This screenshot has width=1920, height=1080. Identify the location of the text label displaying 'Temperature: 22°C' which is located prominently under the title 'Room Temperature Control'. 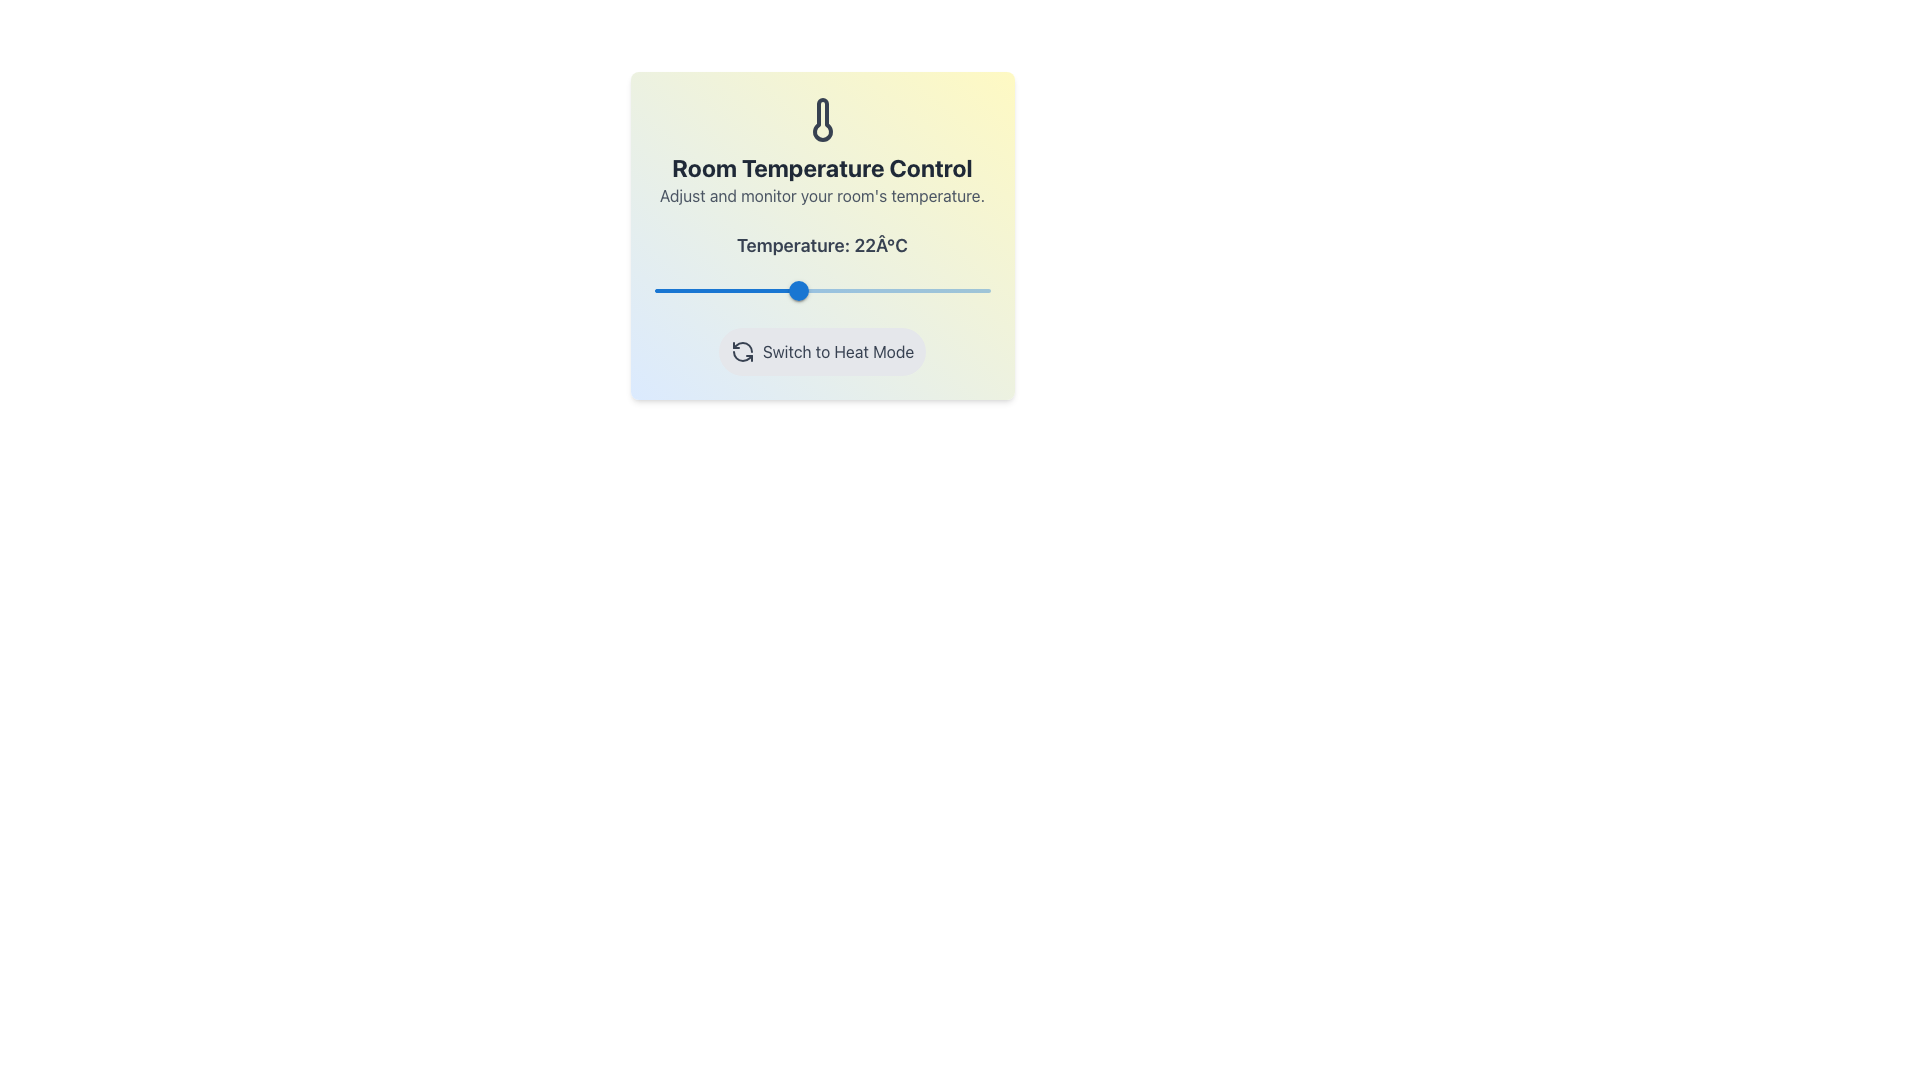
(822, 245).